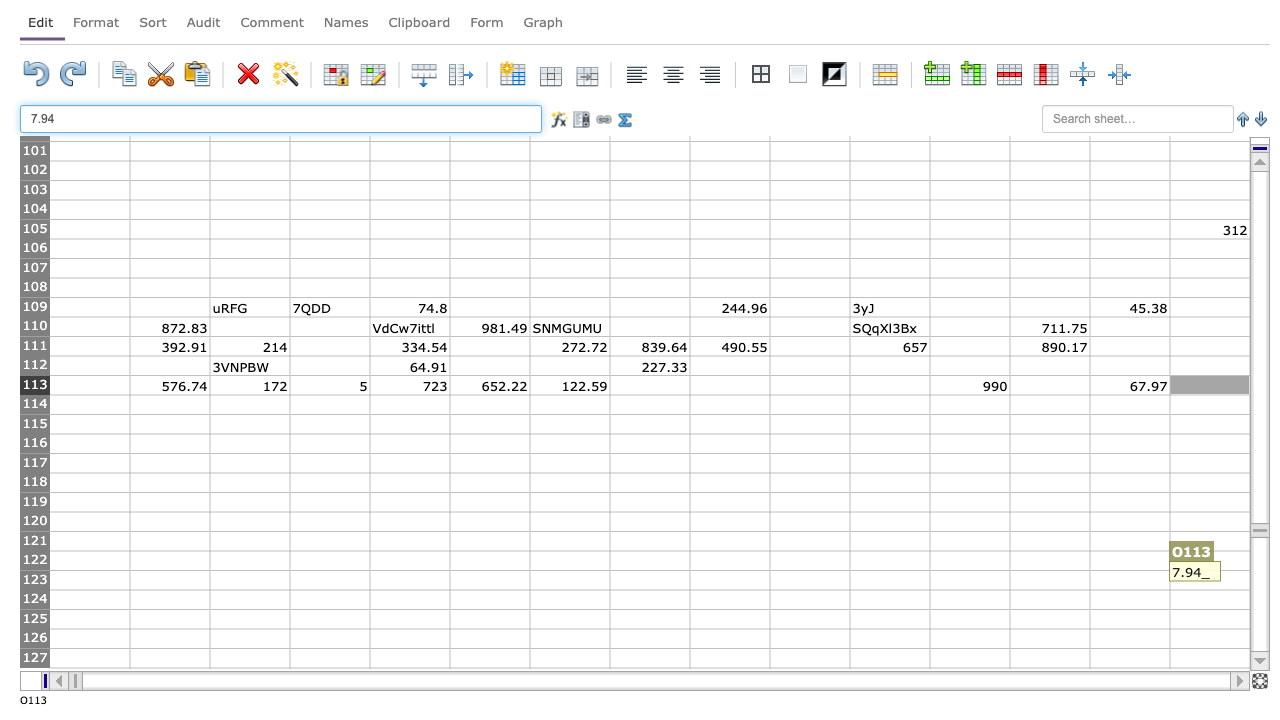 This screenshot has height=720, width=1280. I want to click on cell at column B row 124, so click(169, 598).